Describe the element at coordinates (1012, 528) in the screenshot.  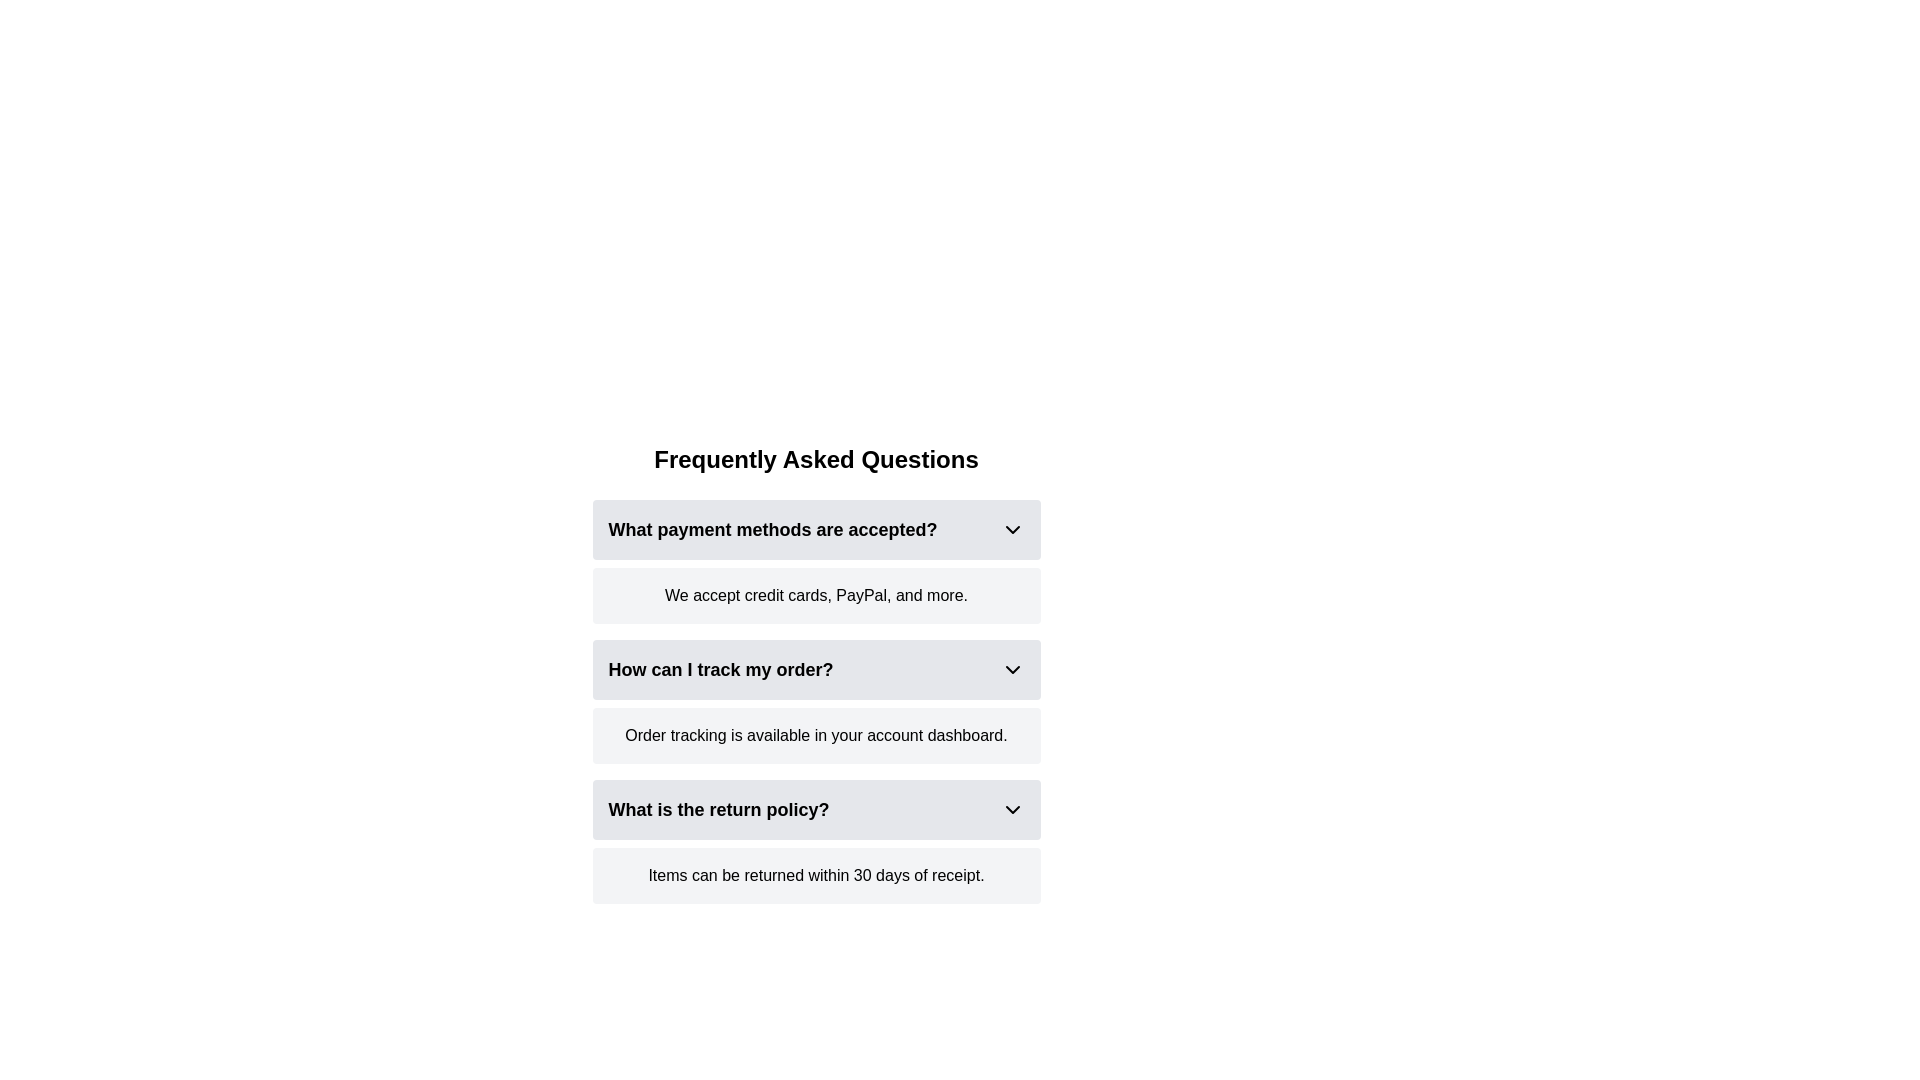
I see `the toggle icon for expanding or collapsing the content associated with the question 'What payment methods are accepted?'` at that location.